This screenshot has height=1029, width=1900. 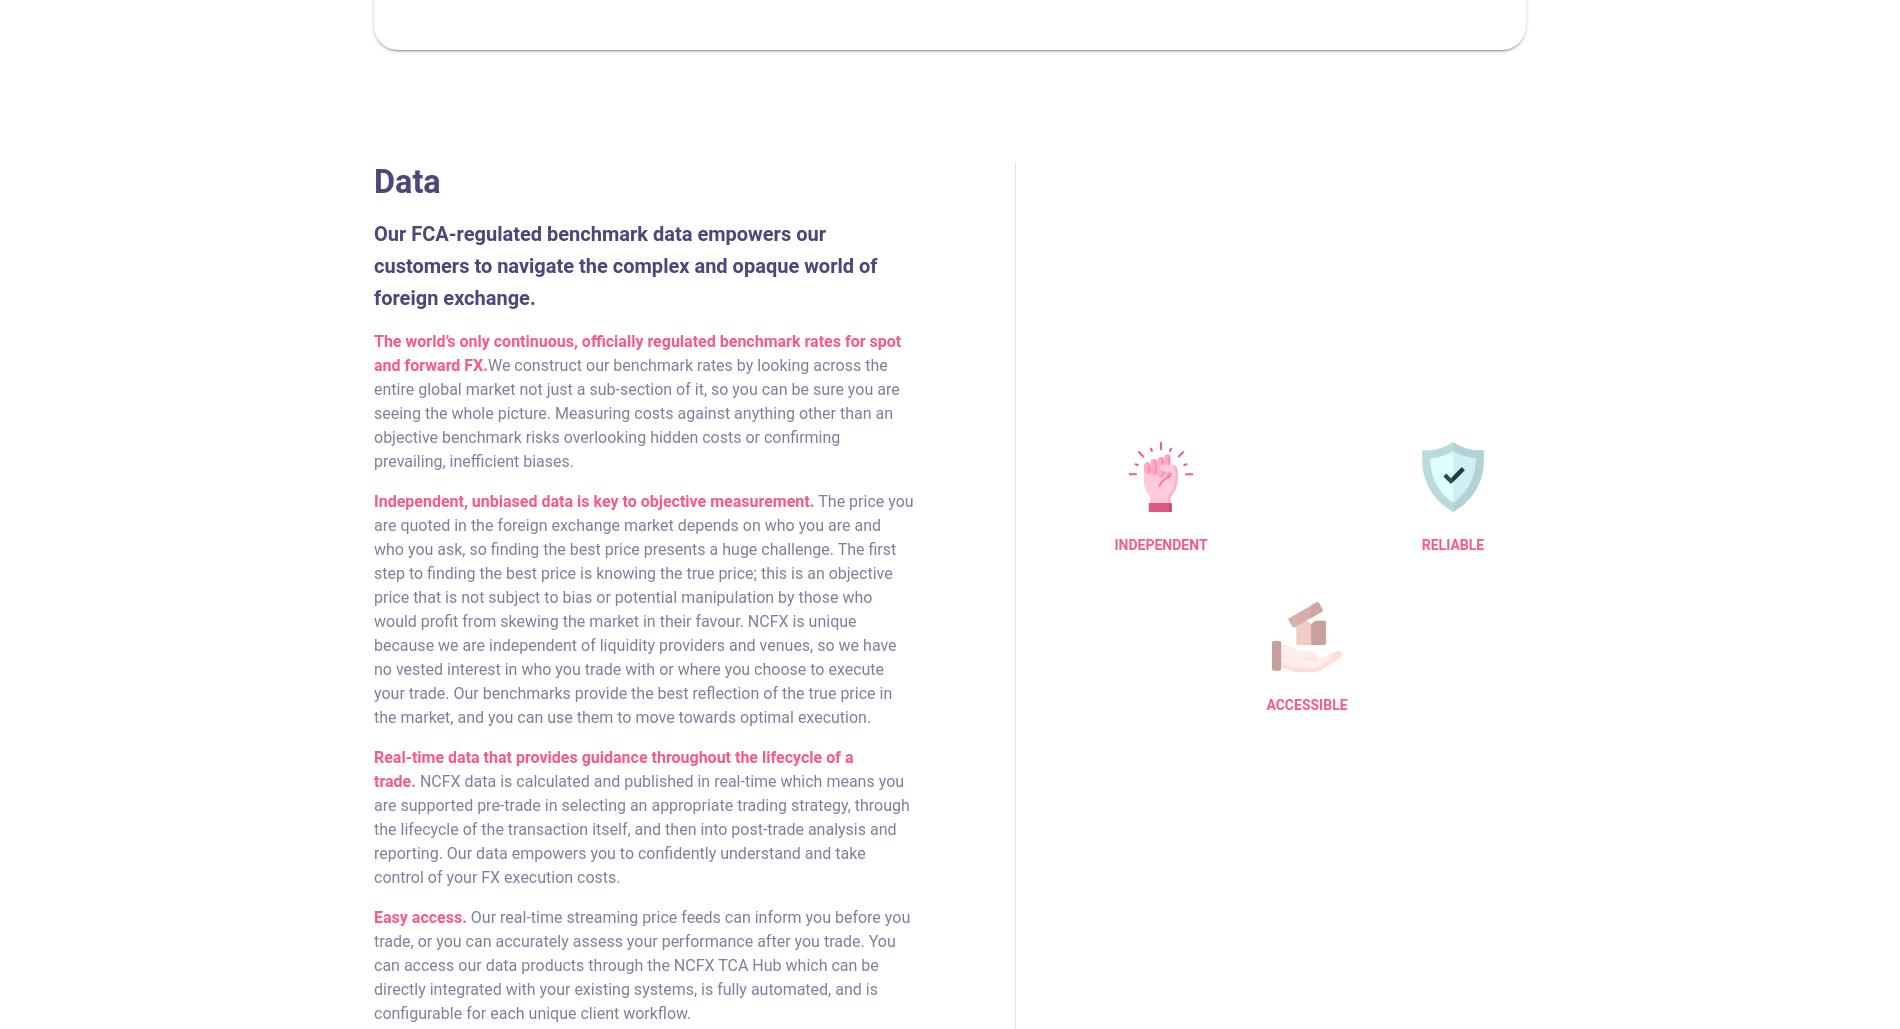 What do you see at coordinates (637, 352) in the screenshot?
I see `'The world’s only continuous, officially regulated benchmark rates for spot and forward FX.'` at bounding box center [637, 352].